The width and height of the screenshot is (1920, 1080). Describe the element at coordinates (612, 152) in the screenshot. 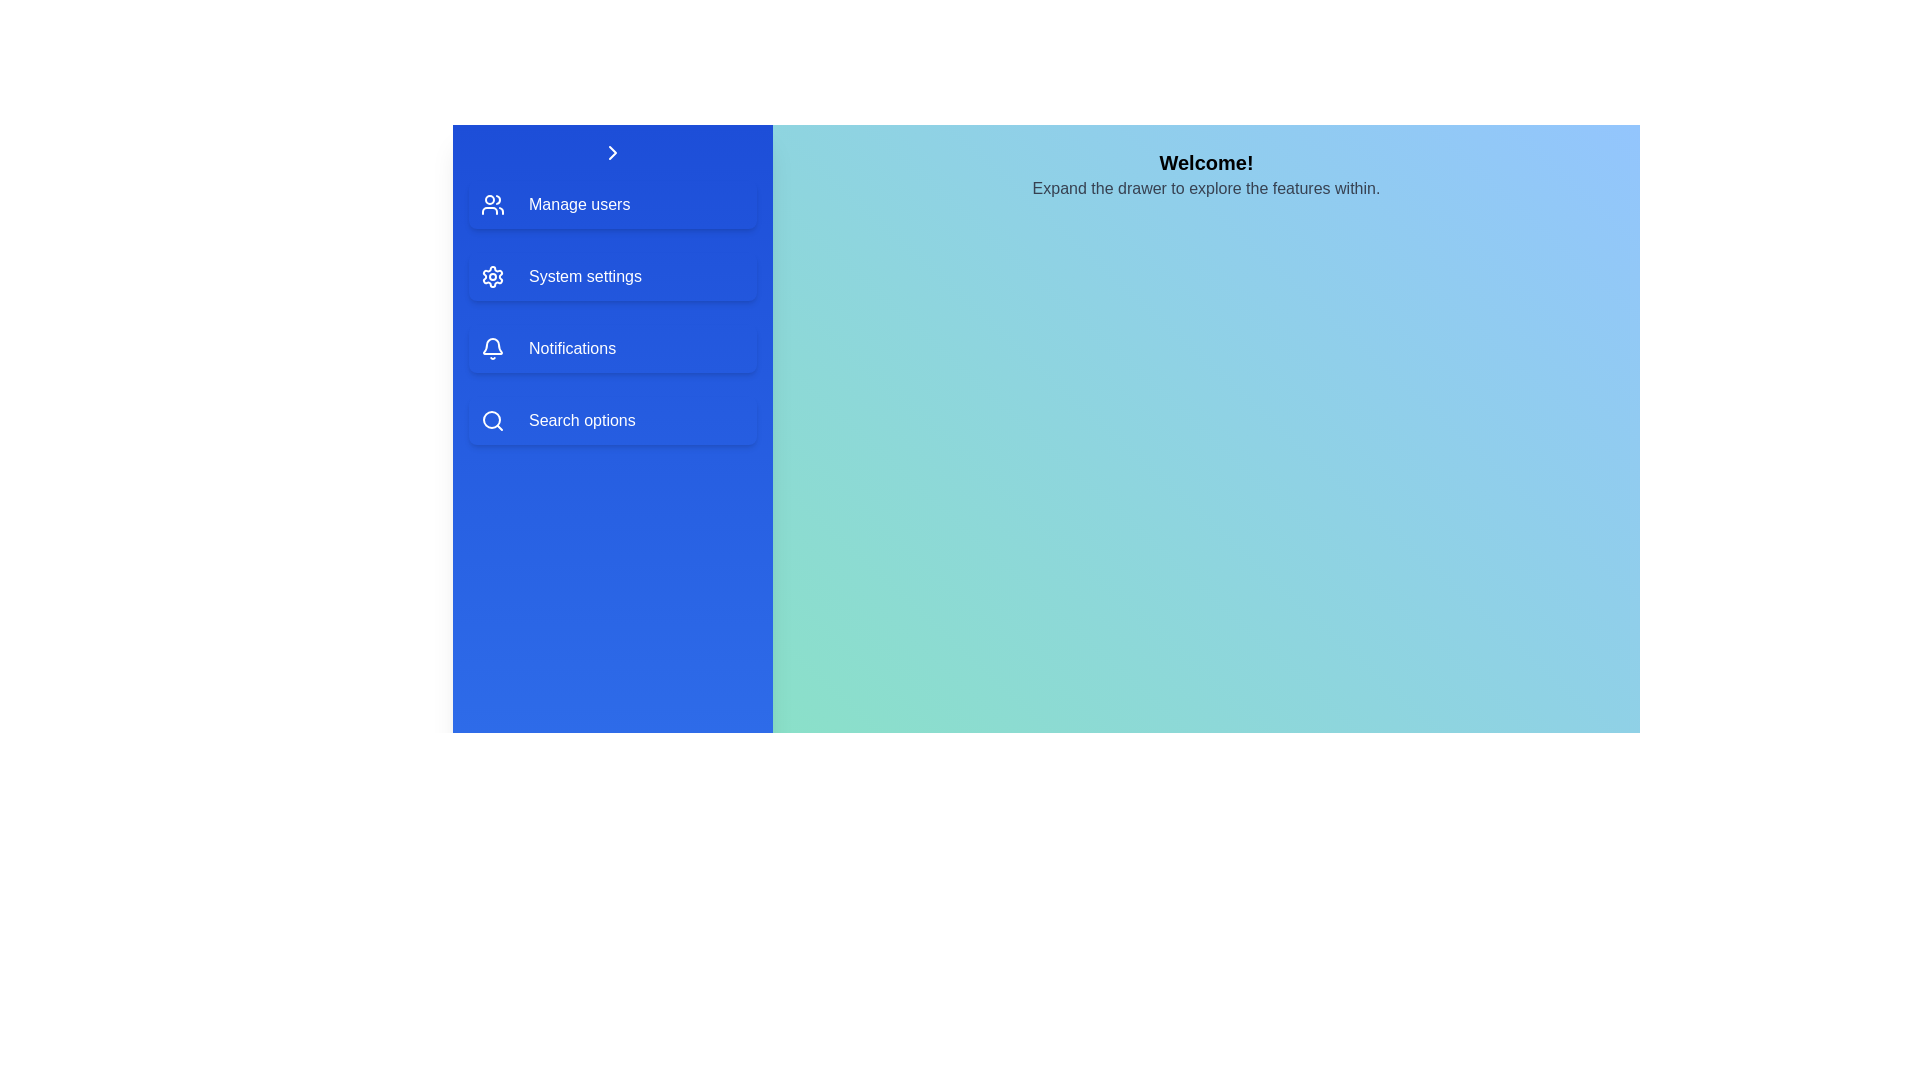

I see `the chevron button to toggle the drawer's state` at that location.